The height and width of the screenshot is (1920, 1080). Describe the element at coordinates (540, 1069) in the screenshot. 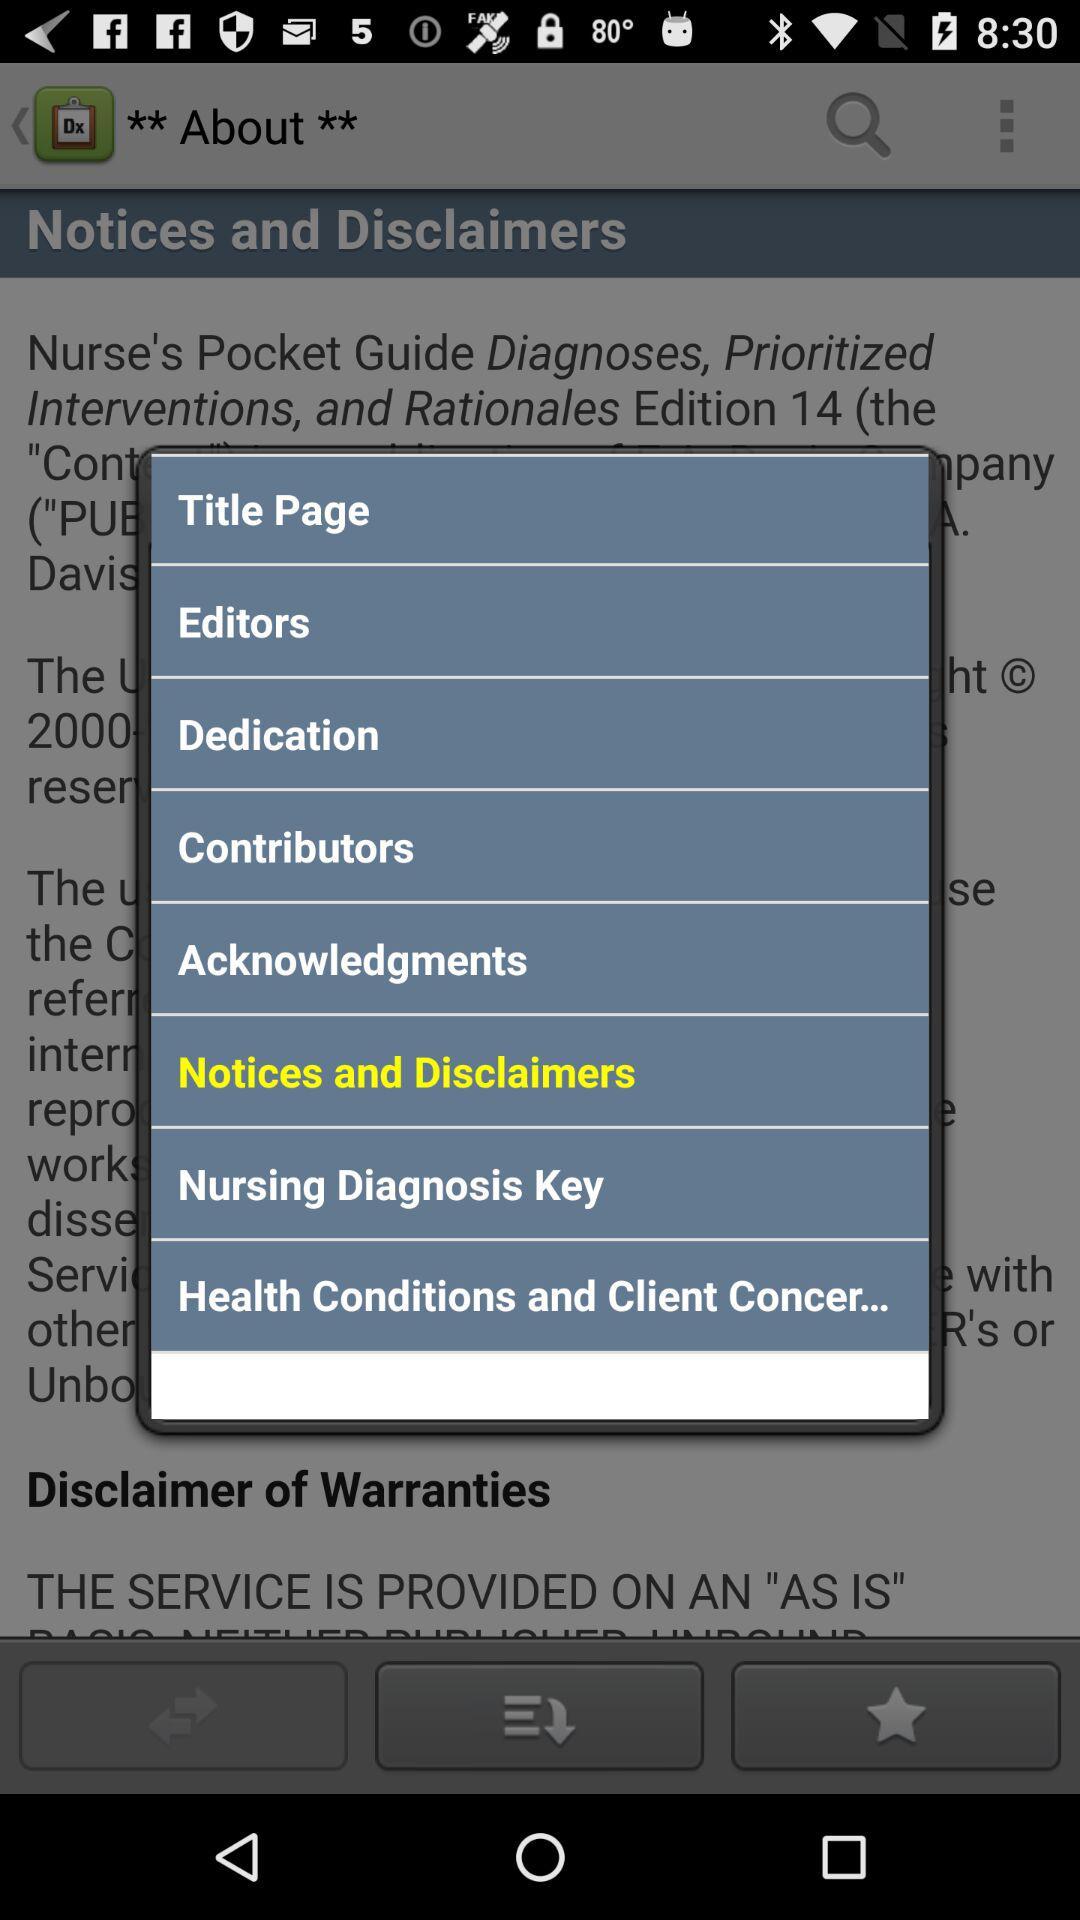

I see `app below acknowledgments` at that location.